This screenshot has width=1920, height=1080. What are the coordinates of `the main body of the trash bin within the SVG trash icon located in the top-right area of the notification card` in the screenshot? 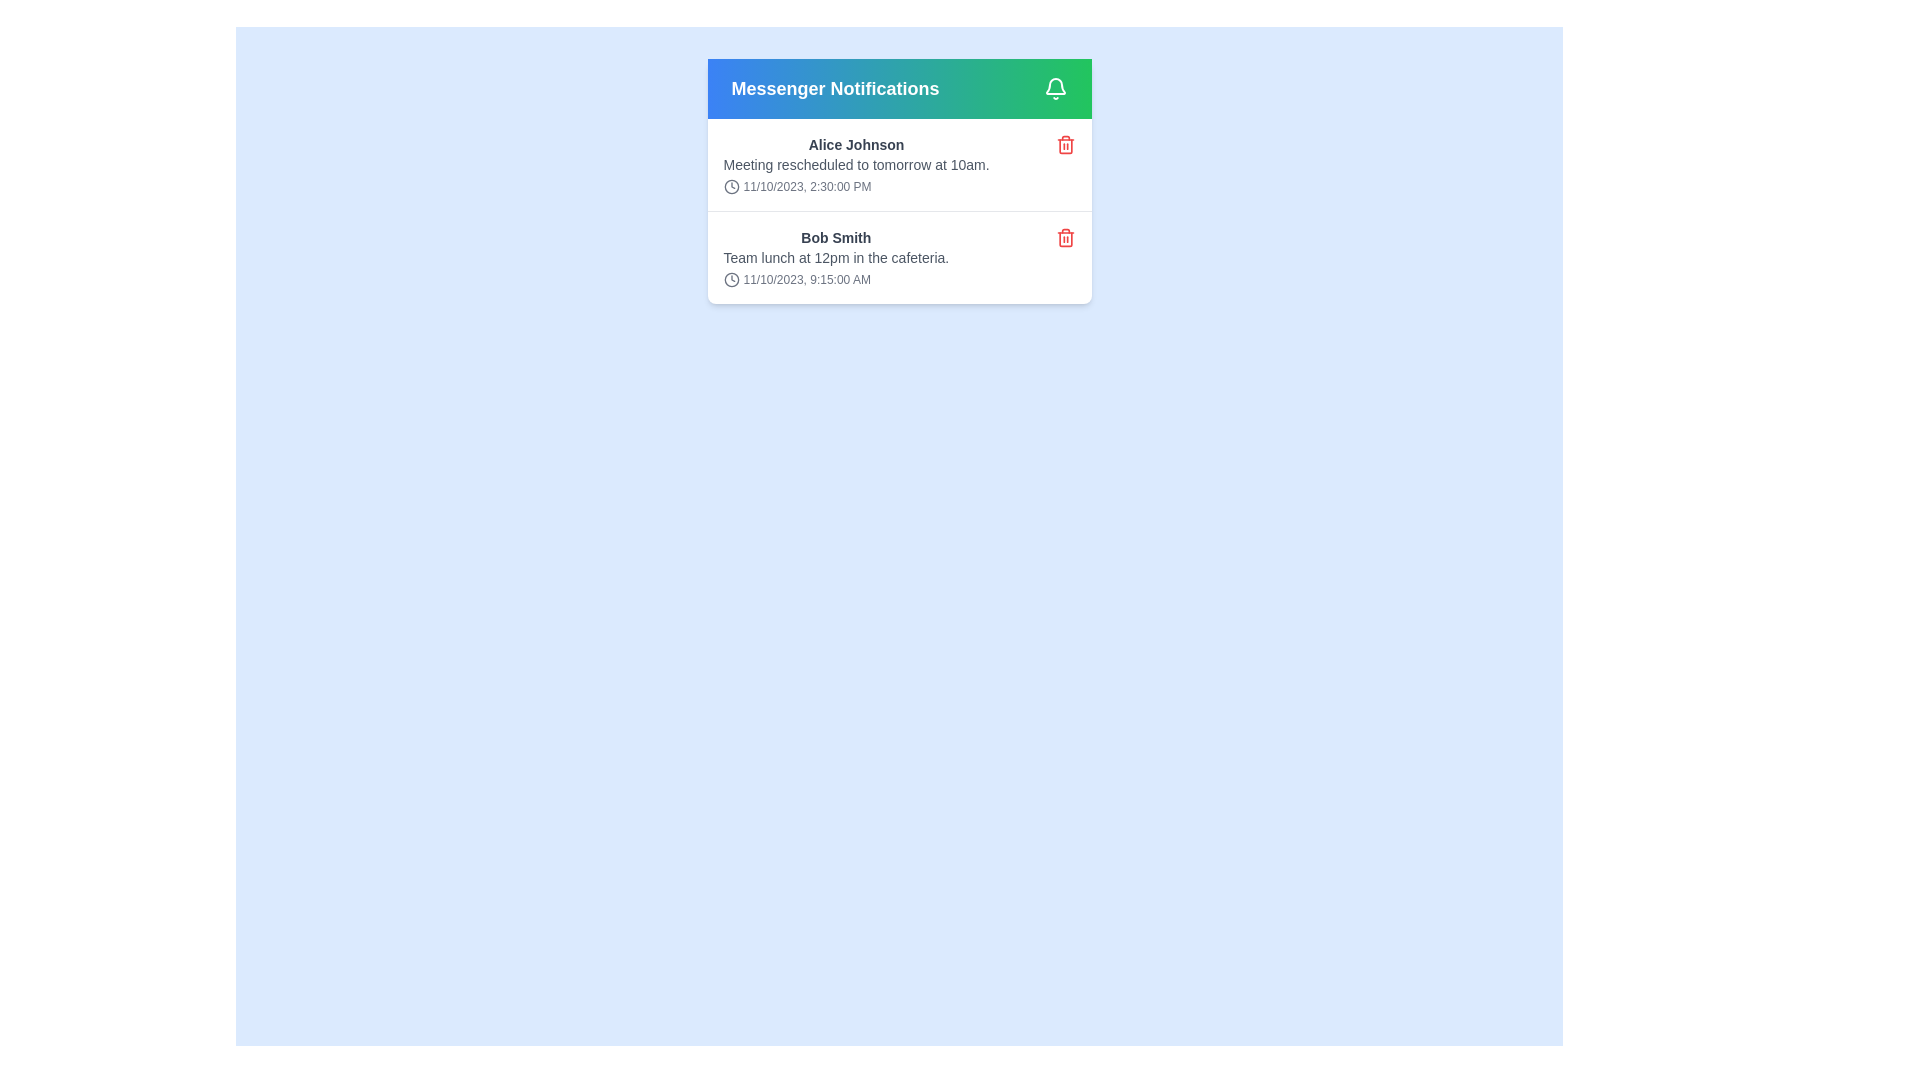 It's located at (1064, 145).